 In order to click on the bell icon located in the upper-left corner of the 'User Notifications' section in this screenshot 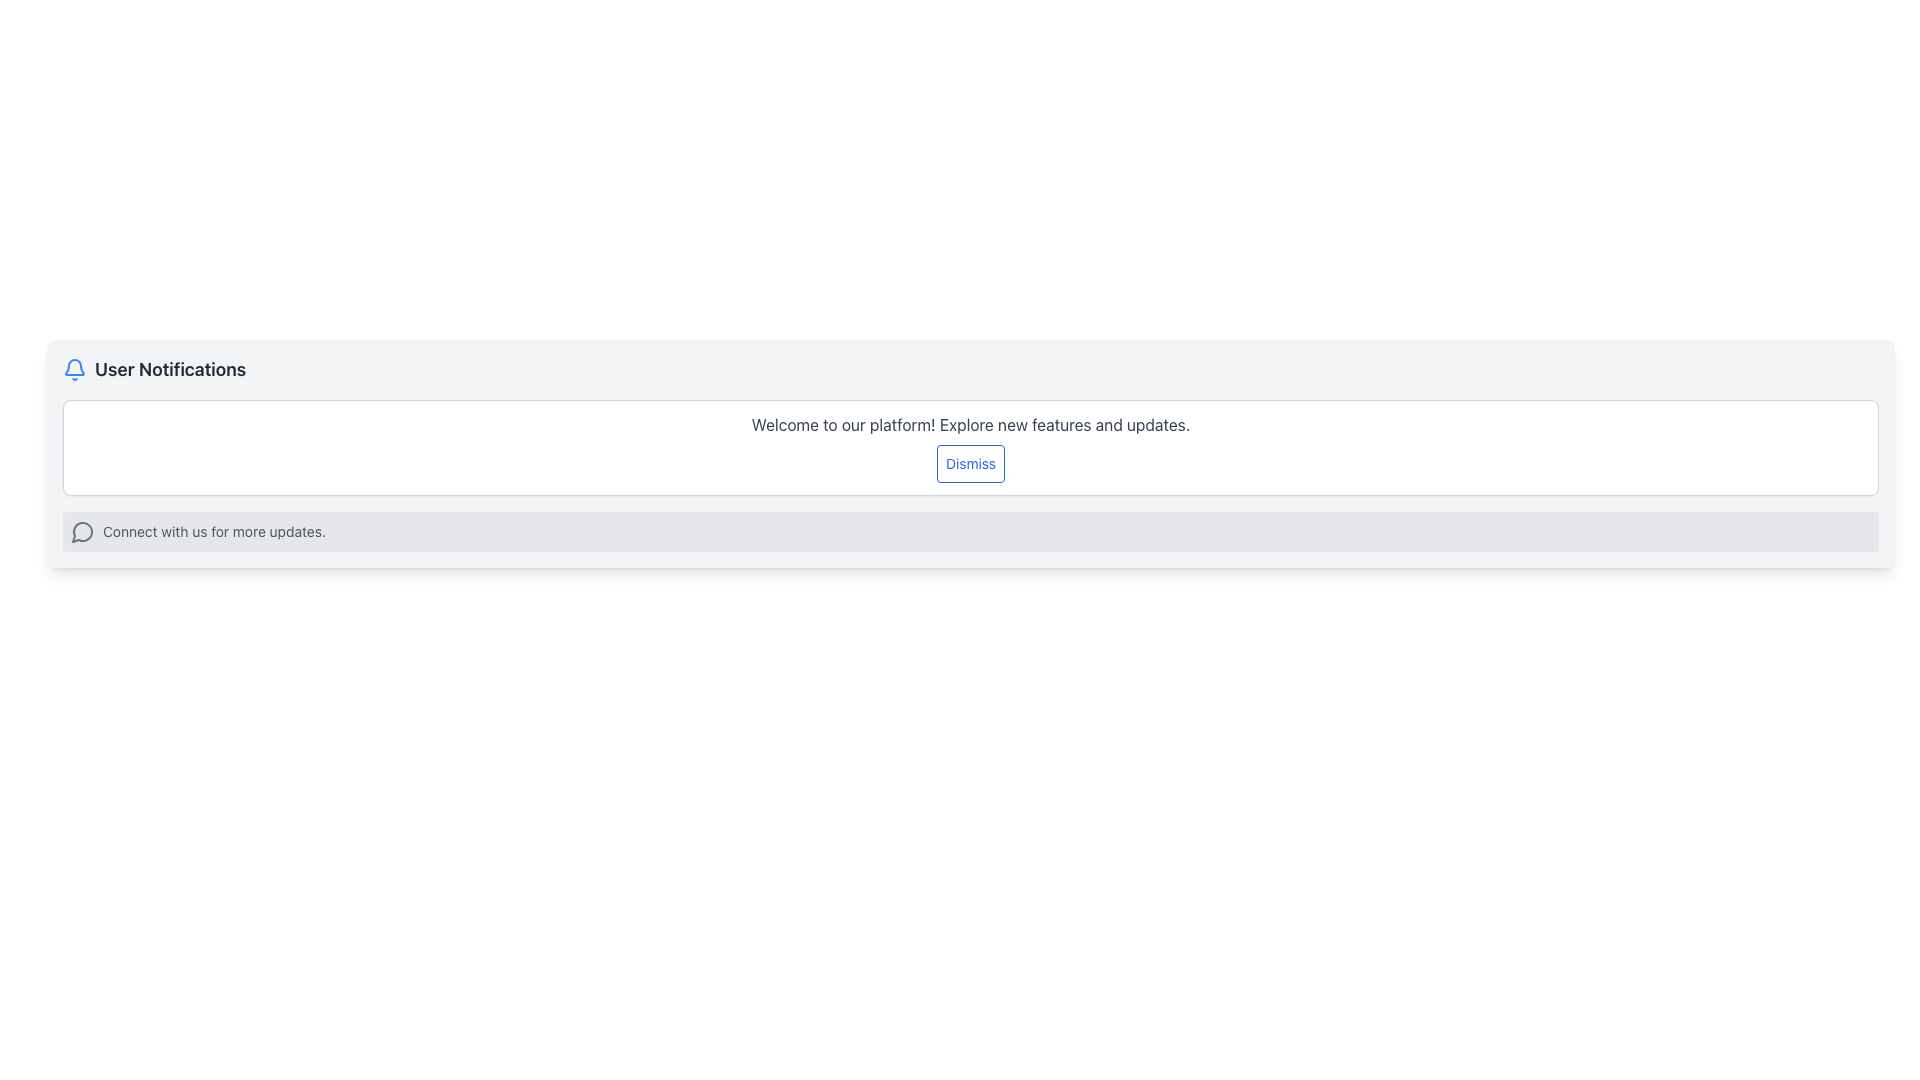, I will do `click(75, 370)`.